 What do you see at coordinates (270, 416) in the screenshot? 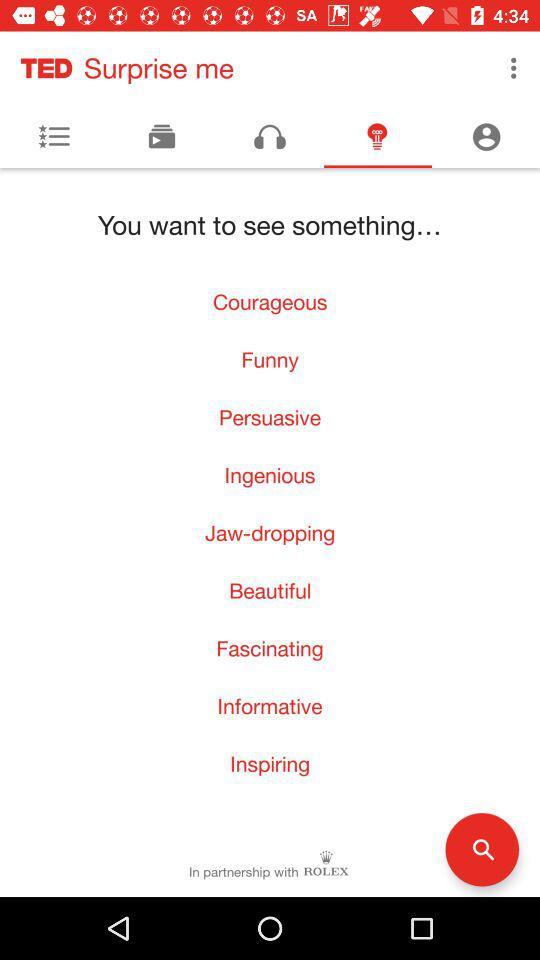
I see `persuasive item` at bounding box center [270, 416].